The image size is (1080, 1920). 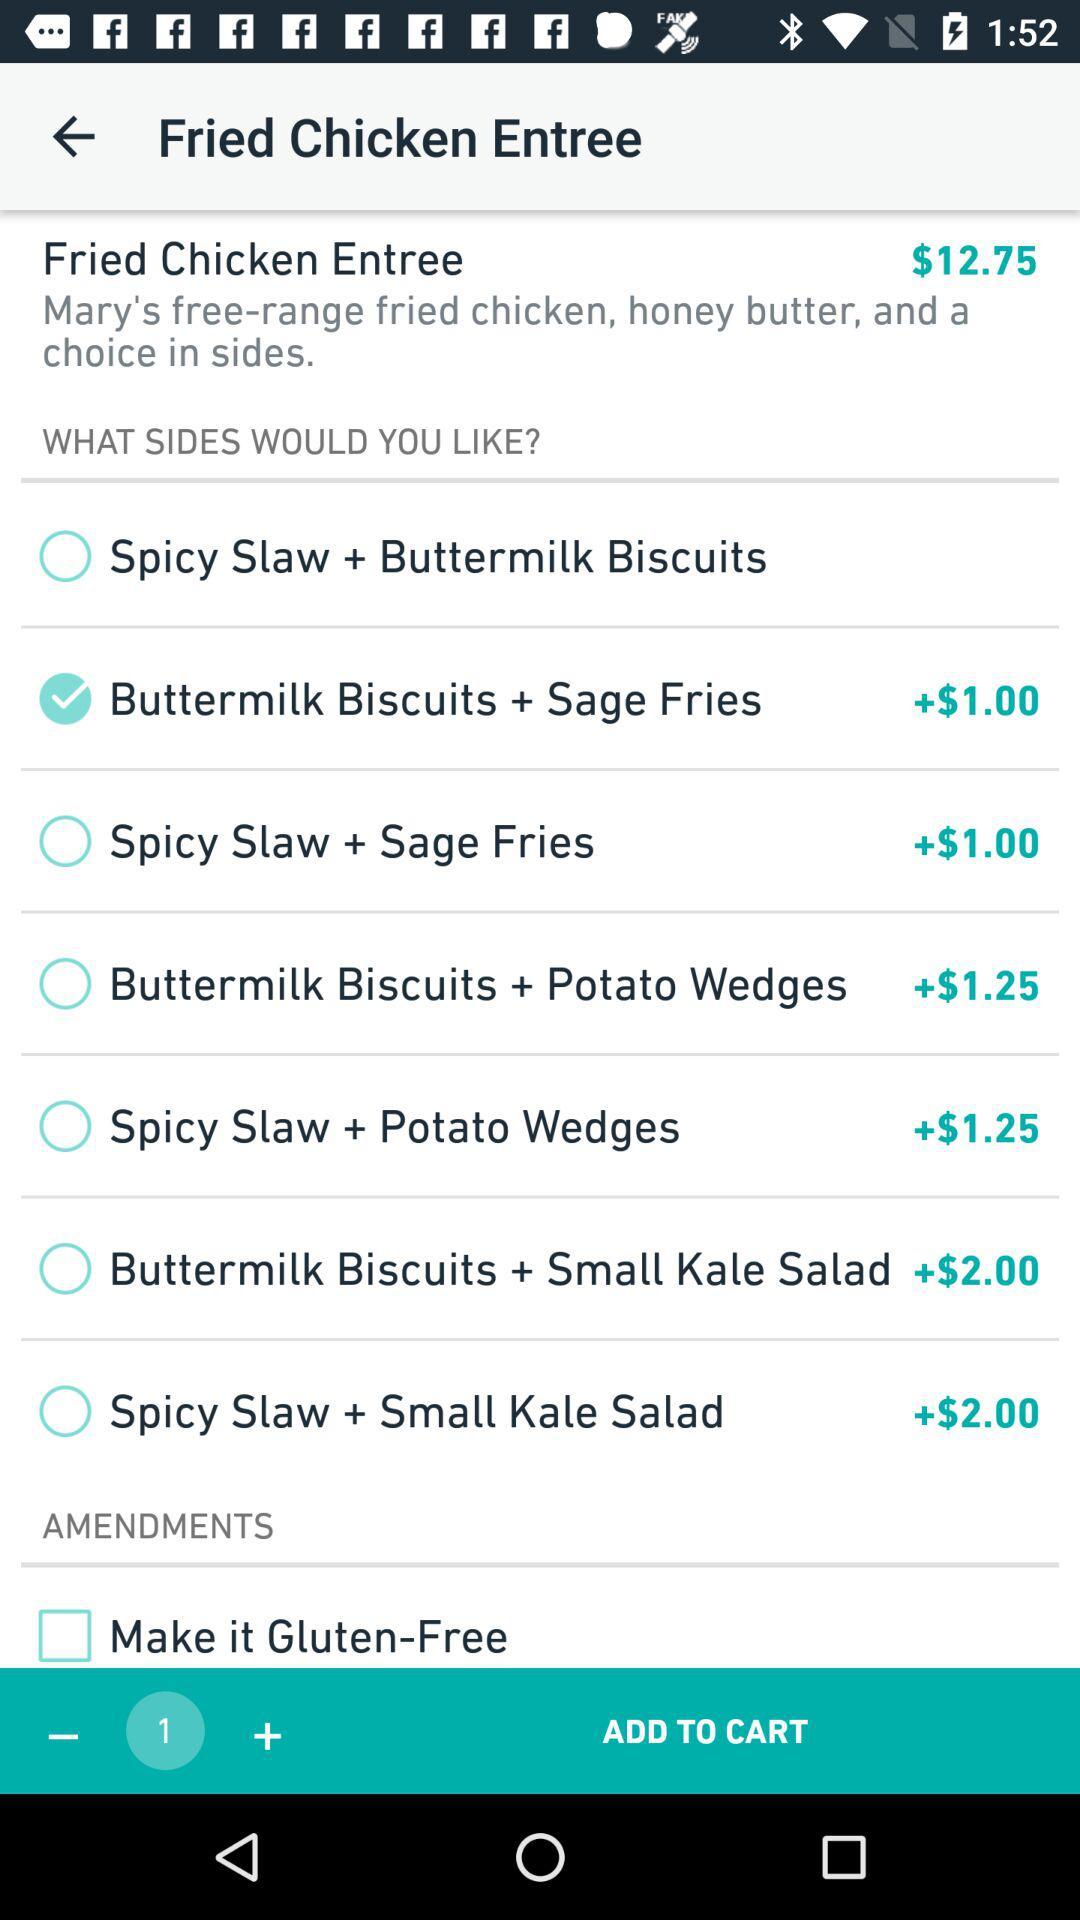 I want to click on $12.75 item, so click(x=973, y=259).